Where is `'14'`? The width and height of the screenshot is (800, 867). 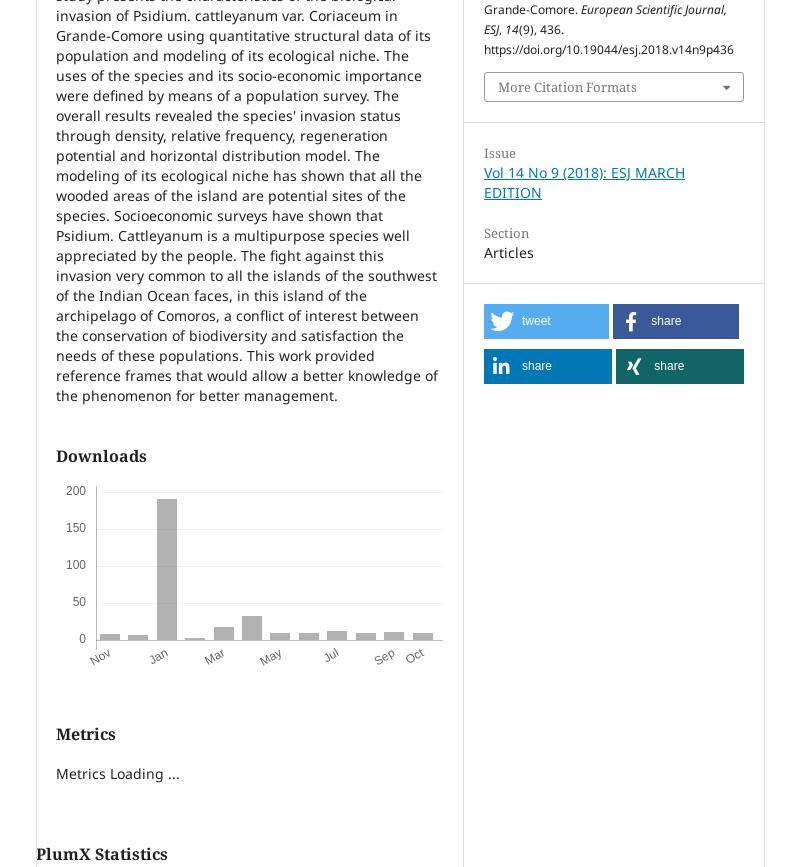 '14' is located at coordinates (511, 29).